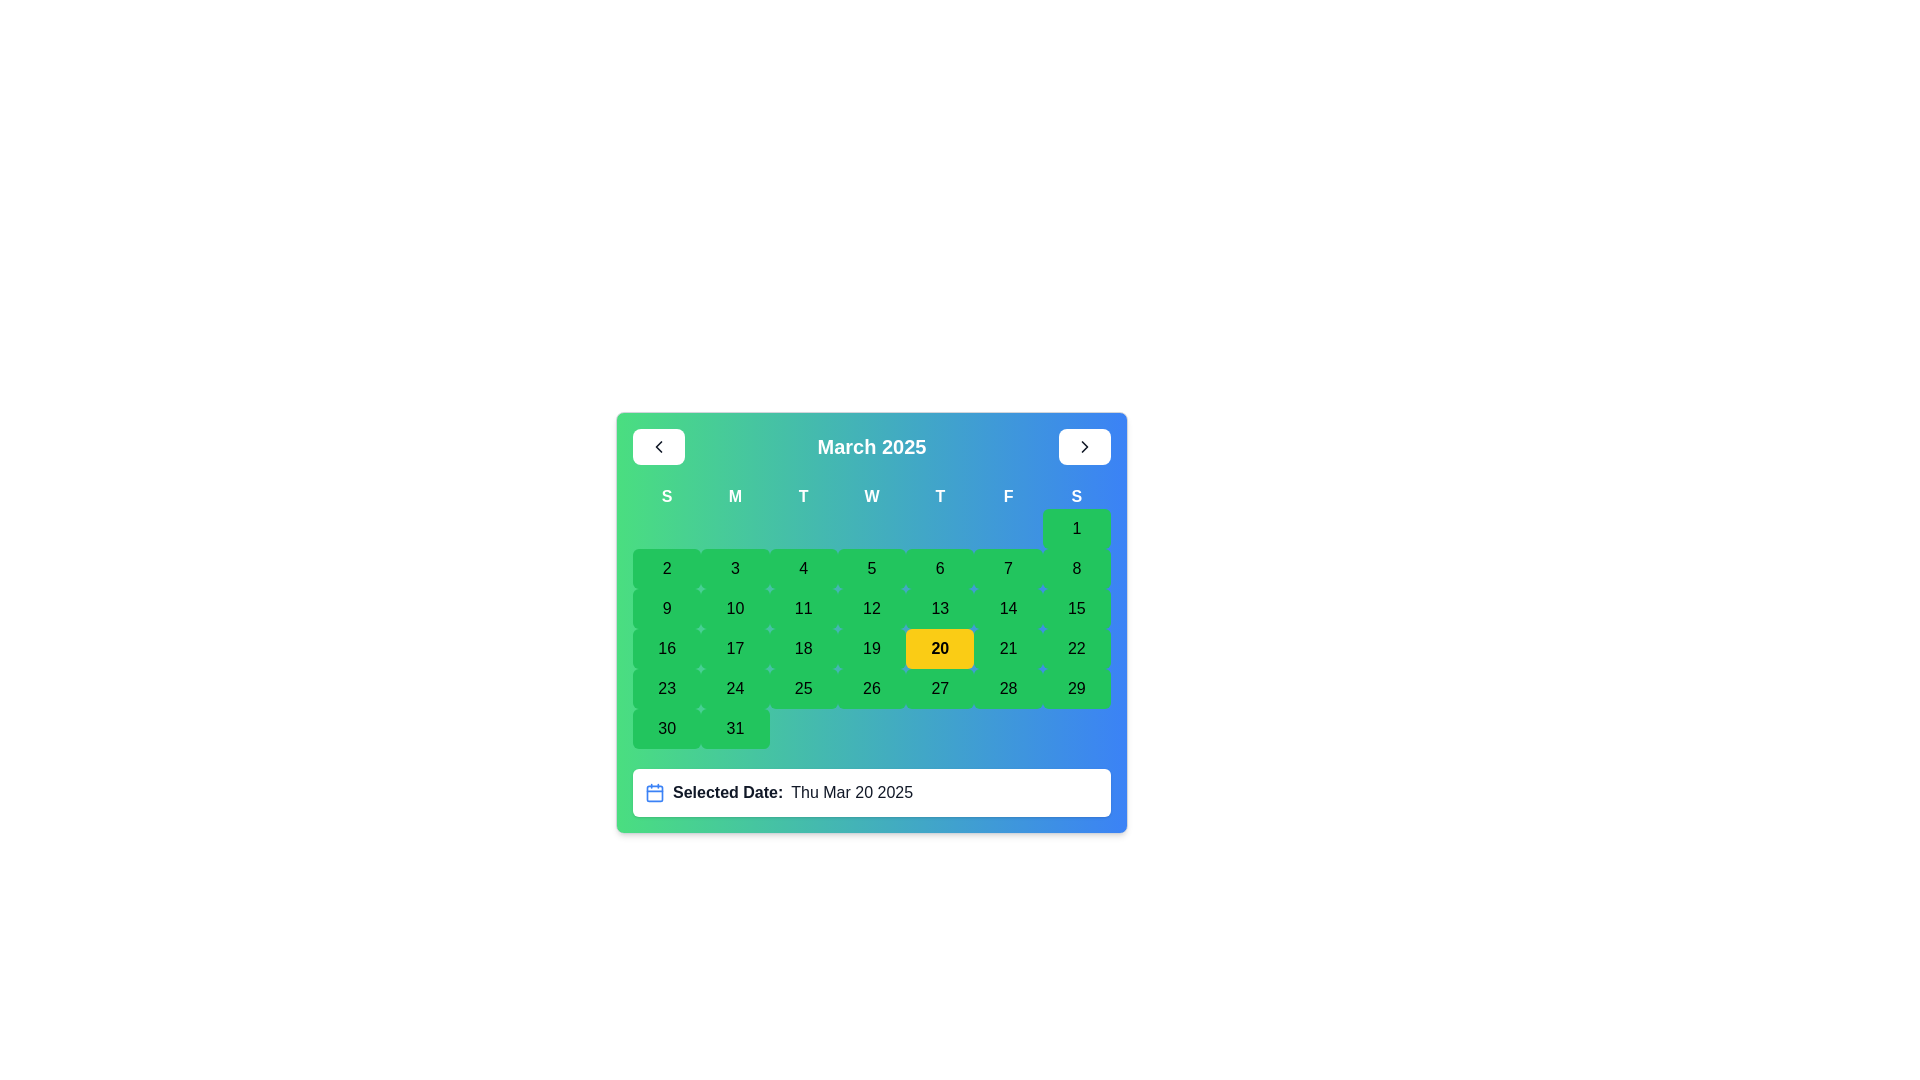 This screenshot has width=1920, height=1080. Describe the element at coordinates (939, 608) in the screenshot. I see `the button representing the date '13'` at that location.